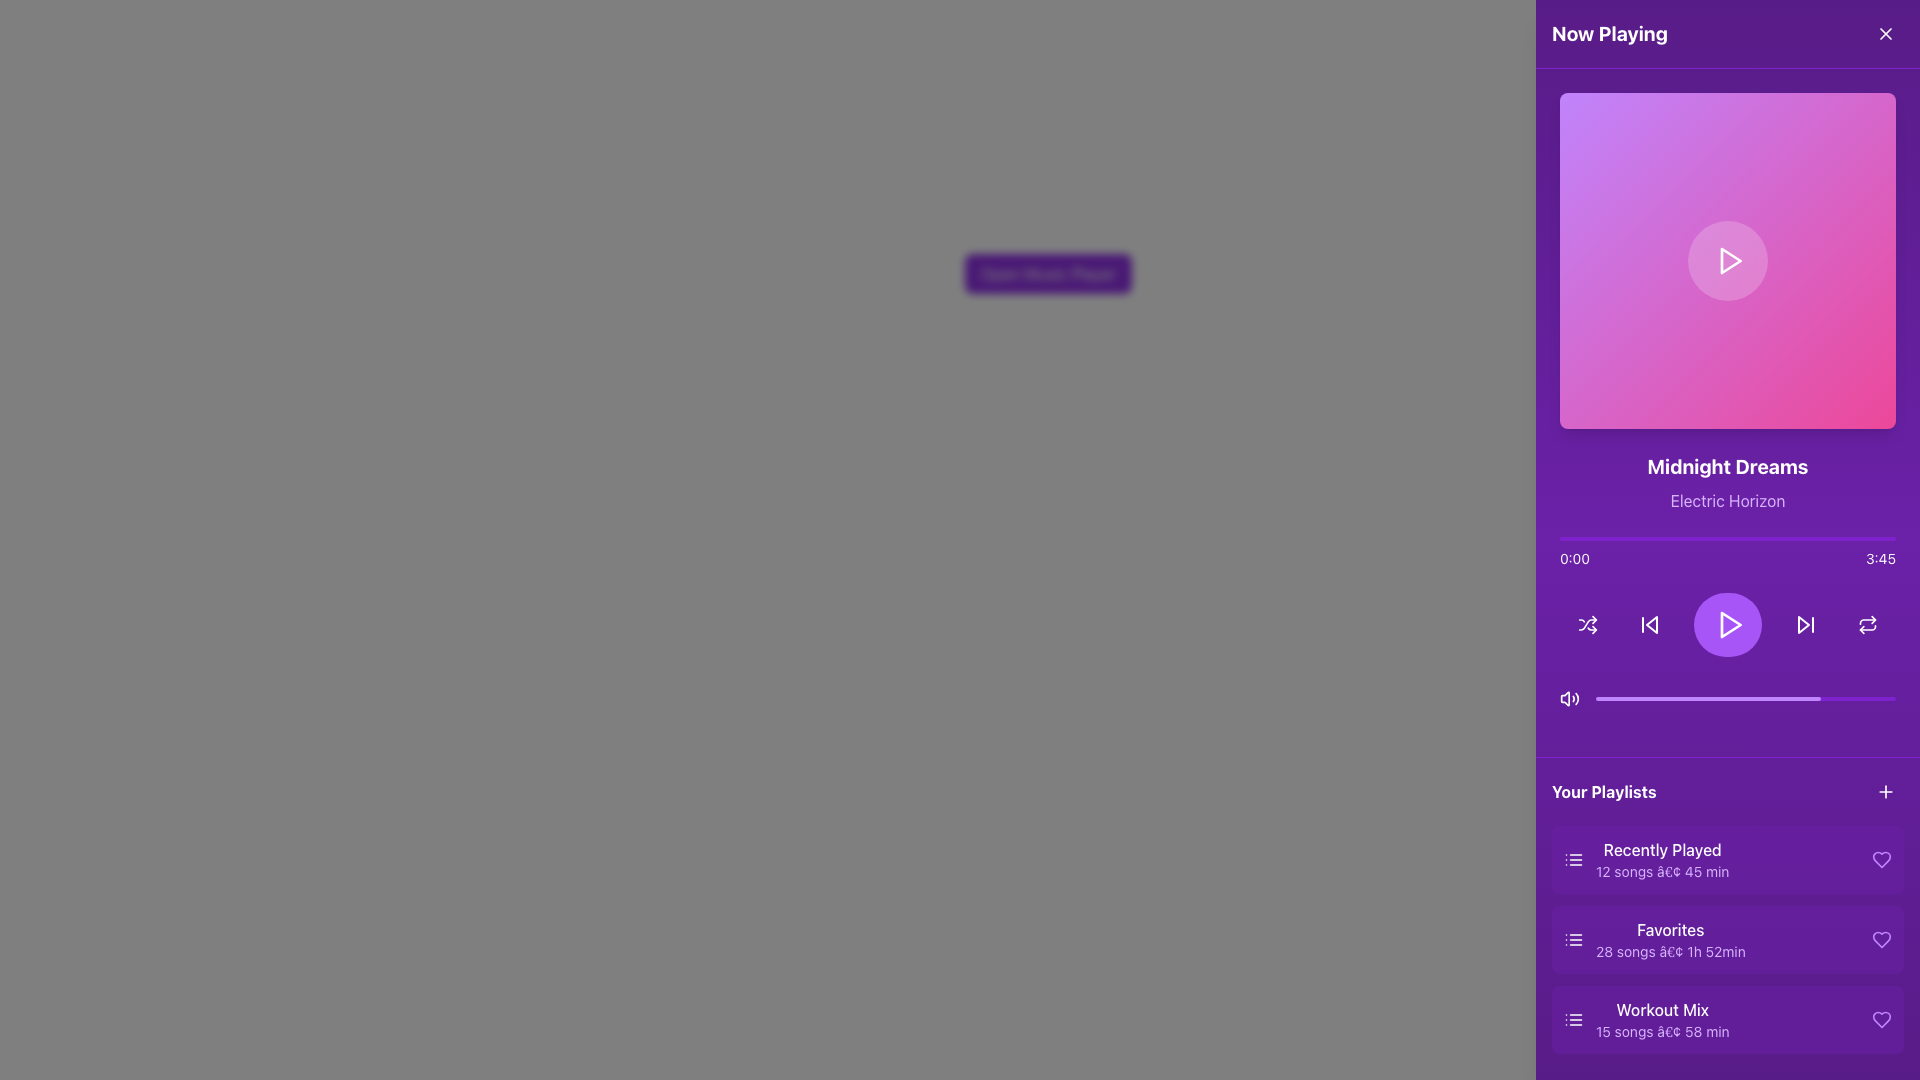  I want to click on the 'play' icon located in the middle area of the 'Now Playing' section, so click(1730, 623).